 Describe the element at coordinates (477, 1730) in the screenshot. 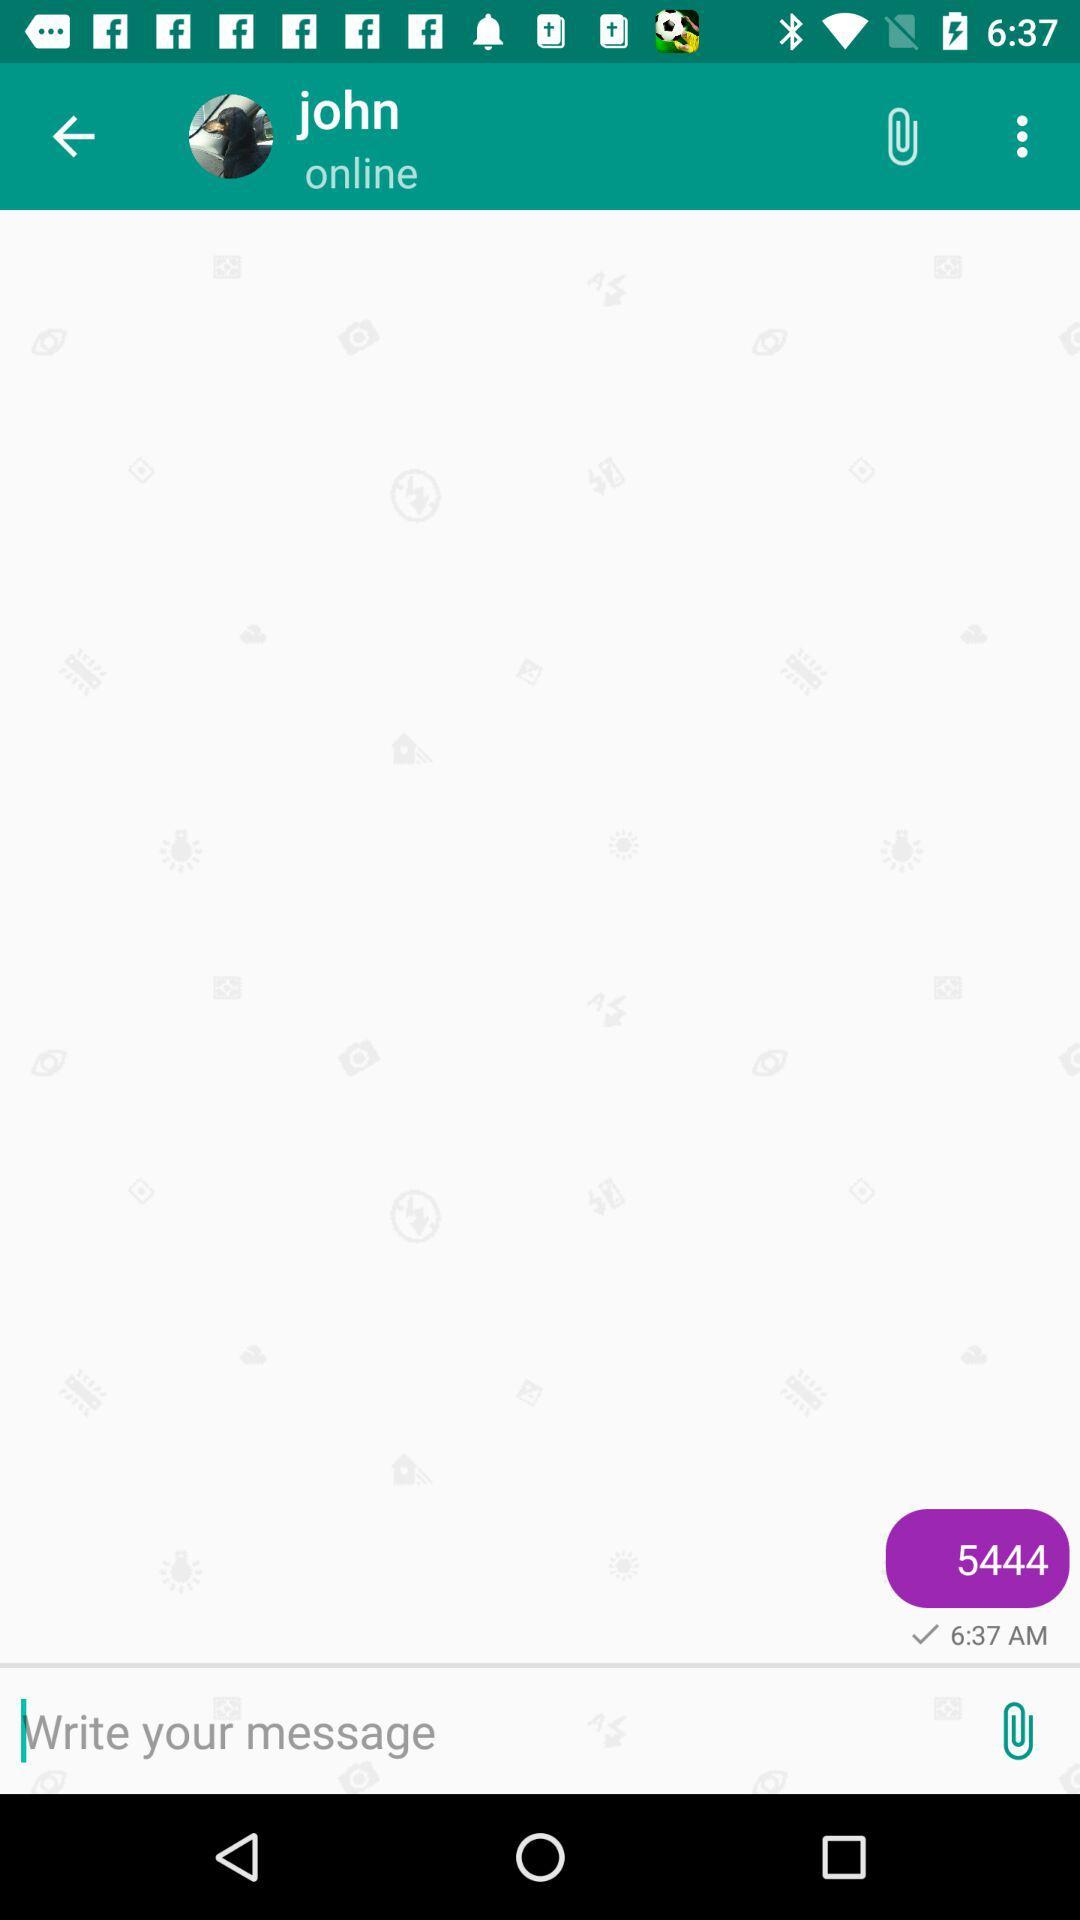

I see `the message` at that location.